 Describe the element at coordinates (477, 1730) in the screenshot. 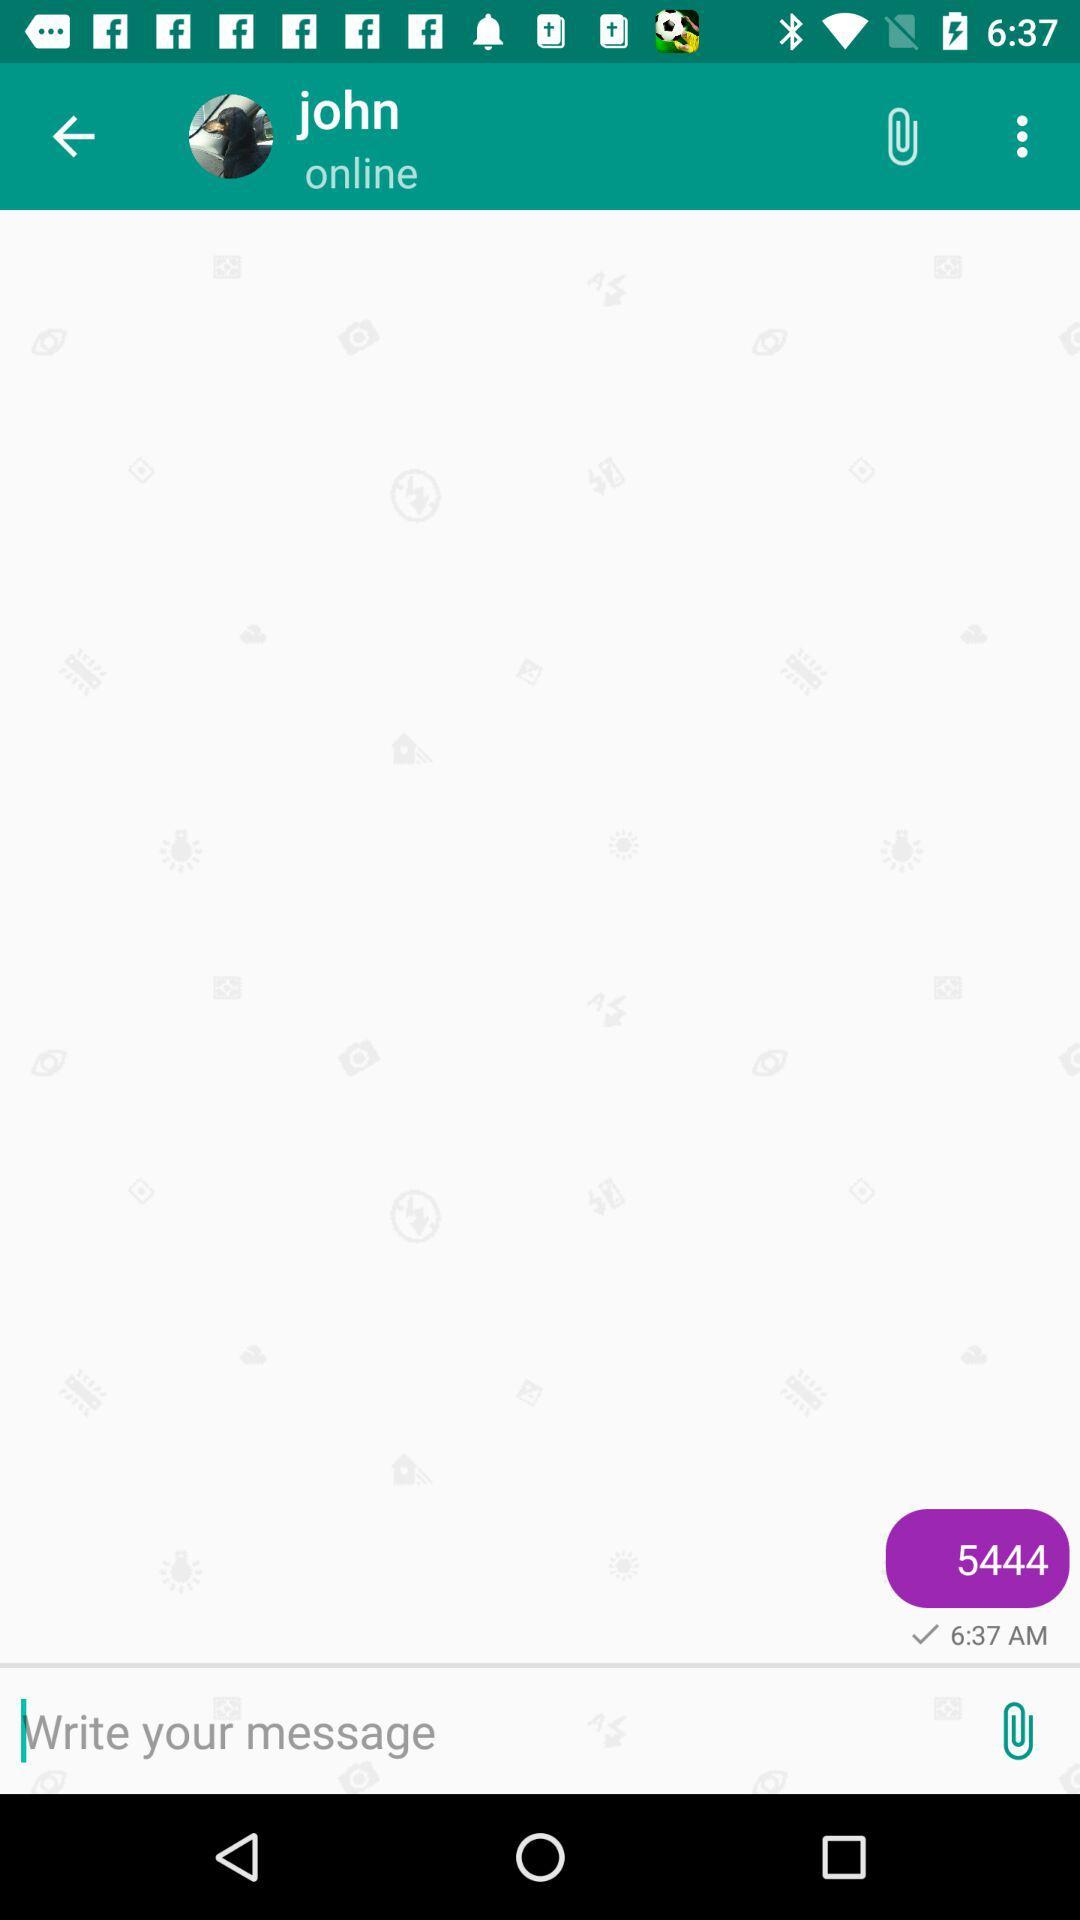

I see `the message` at that location.